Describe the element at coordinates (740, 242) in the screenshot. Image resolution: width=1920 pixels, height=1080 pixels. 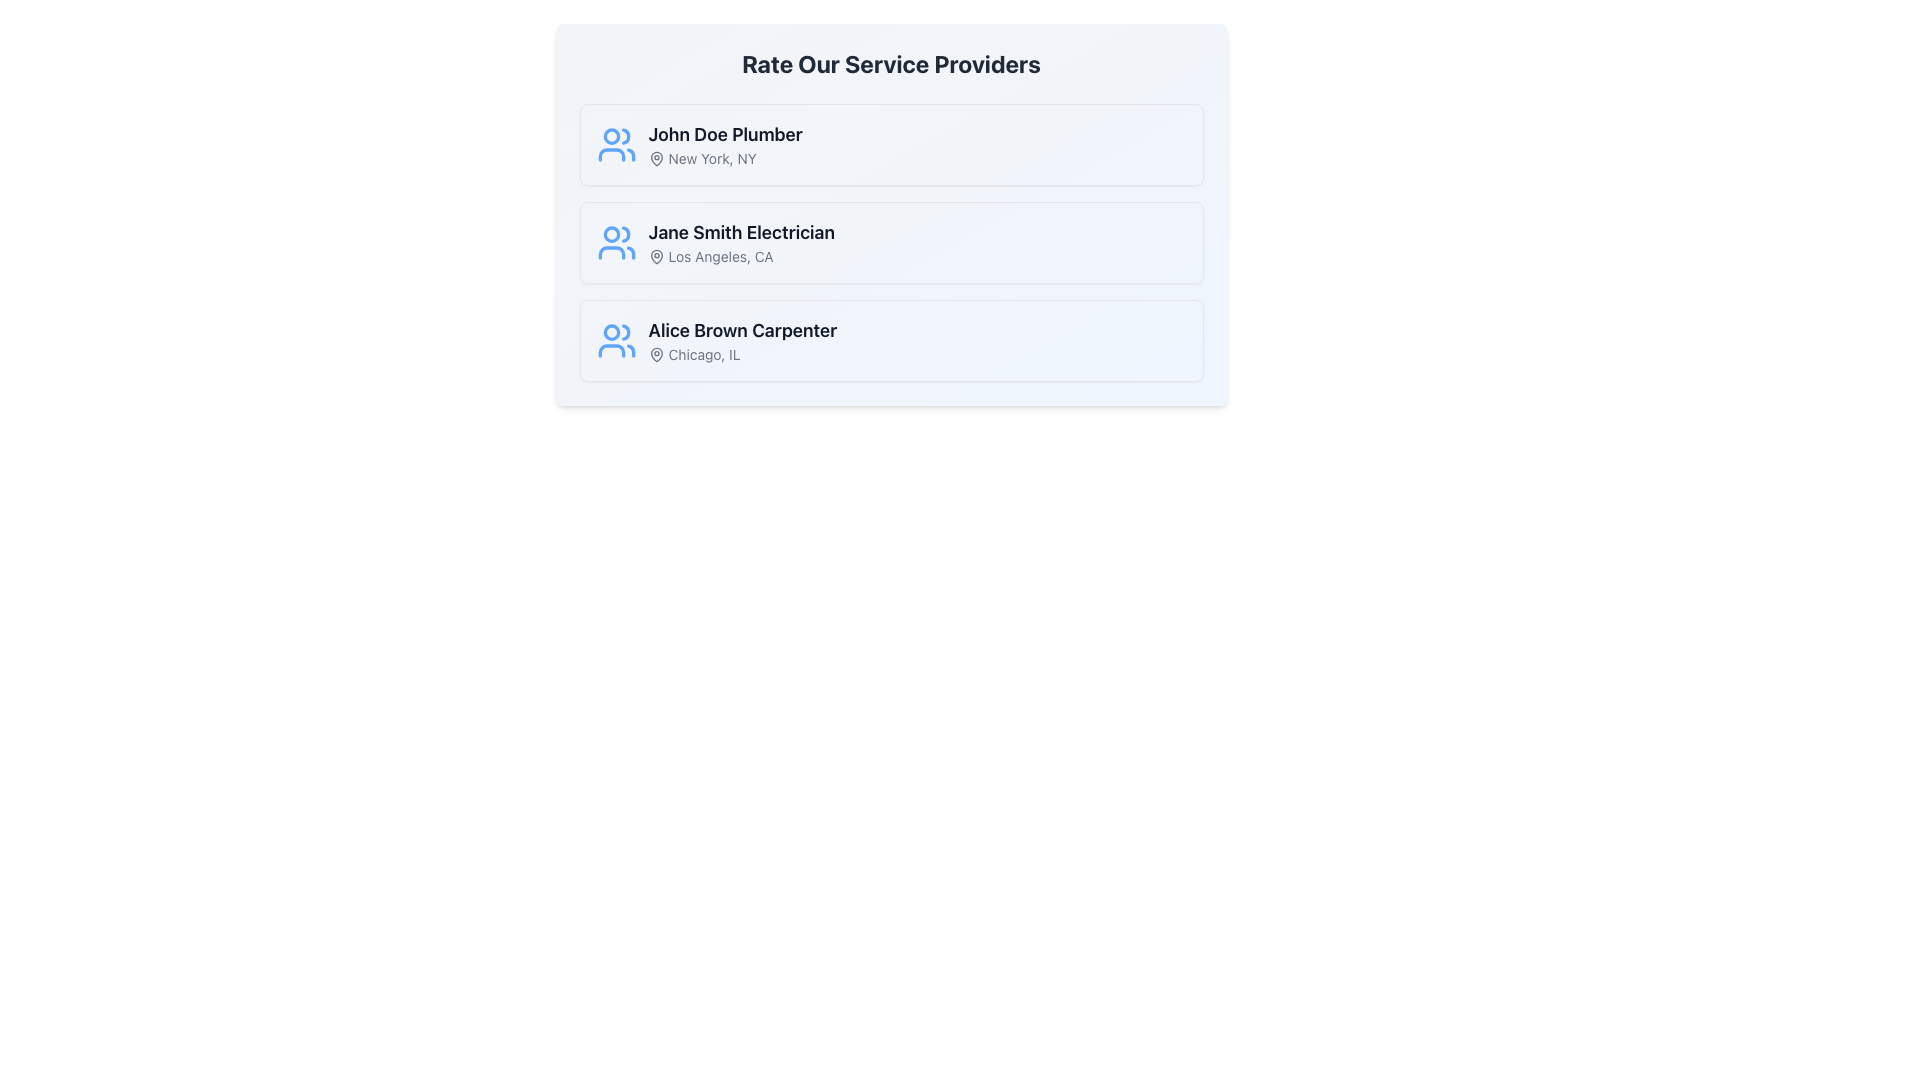
I see `the text-based information block displaying 'Jane Smith Electrician' with a map pin icon, located in the second row of the list` at that location.